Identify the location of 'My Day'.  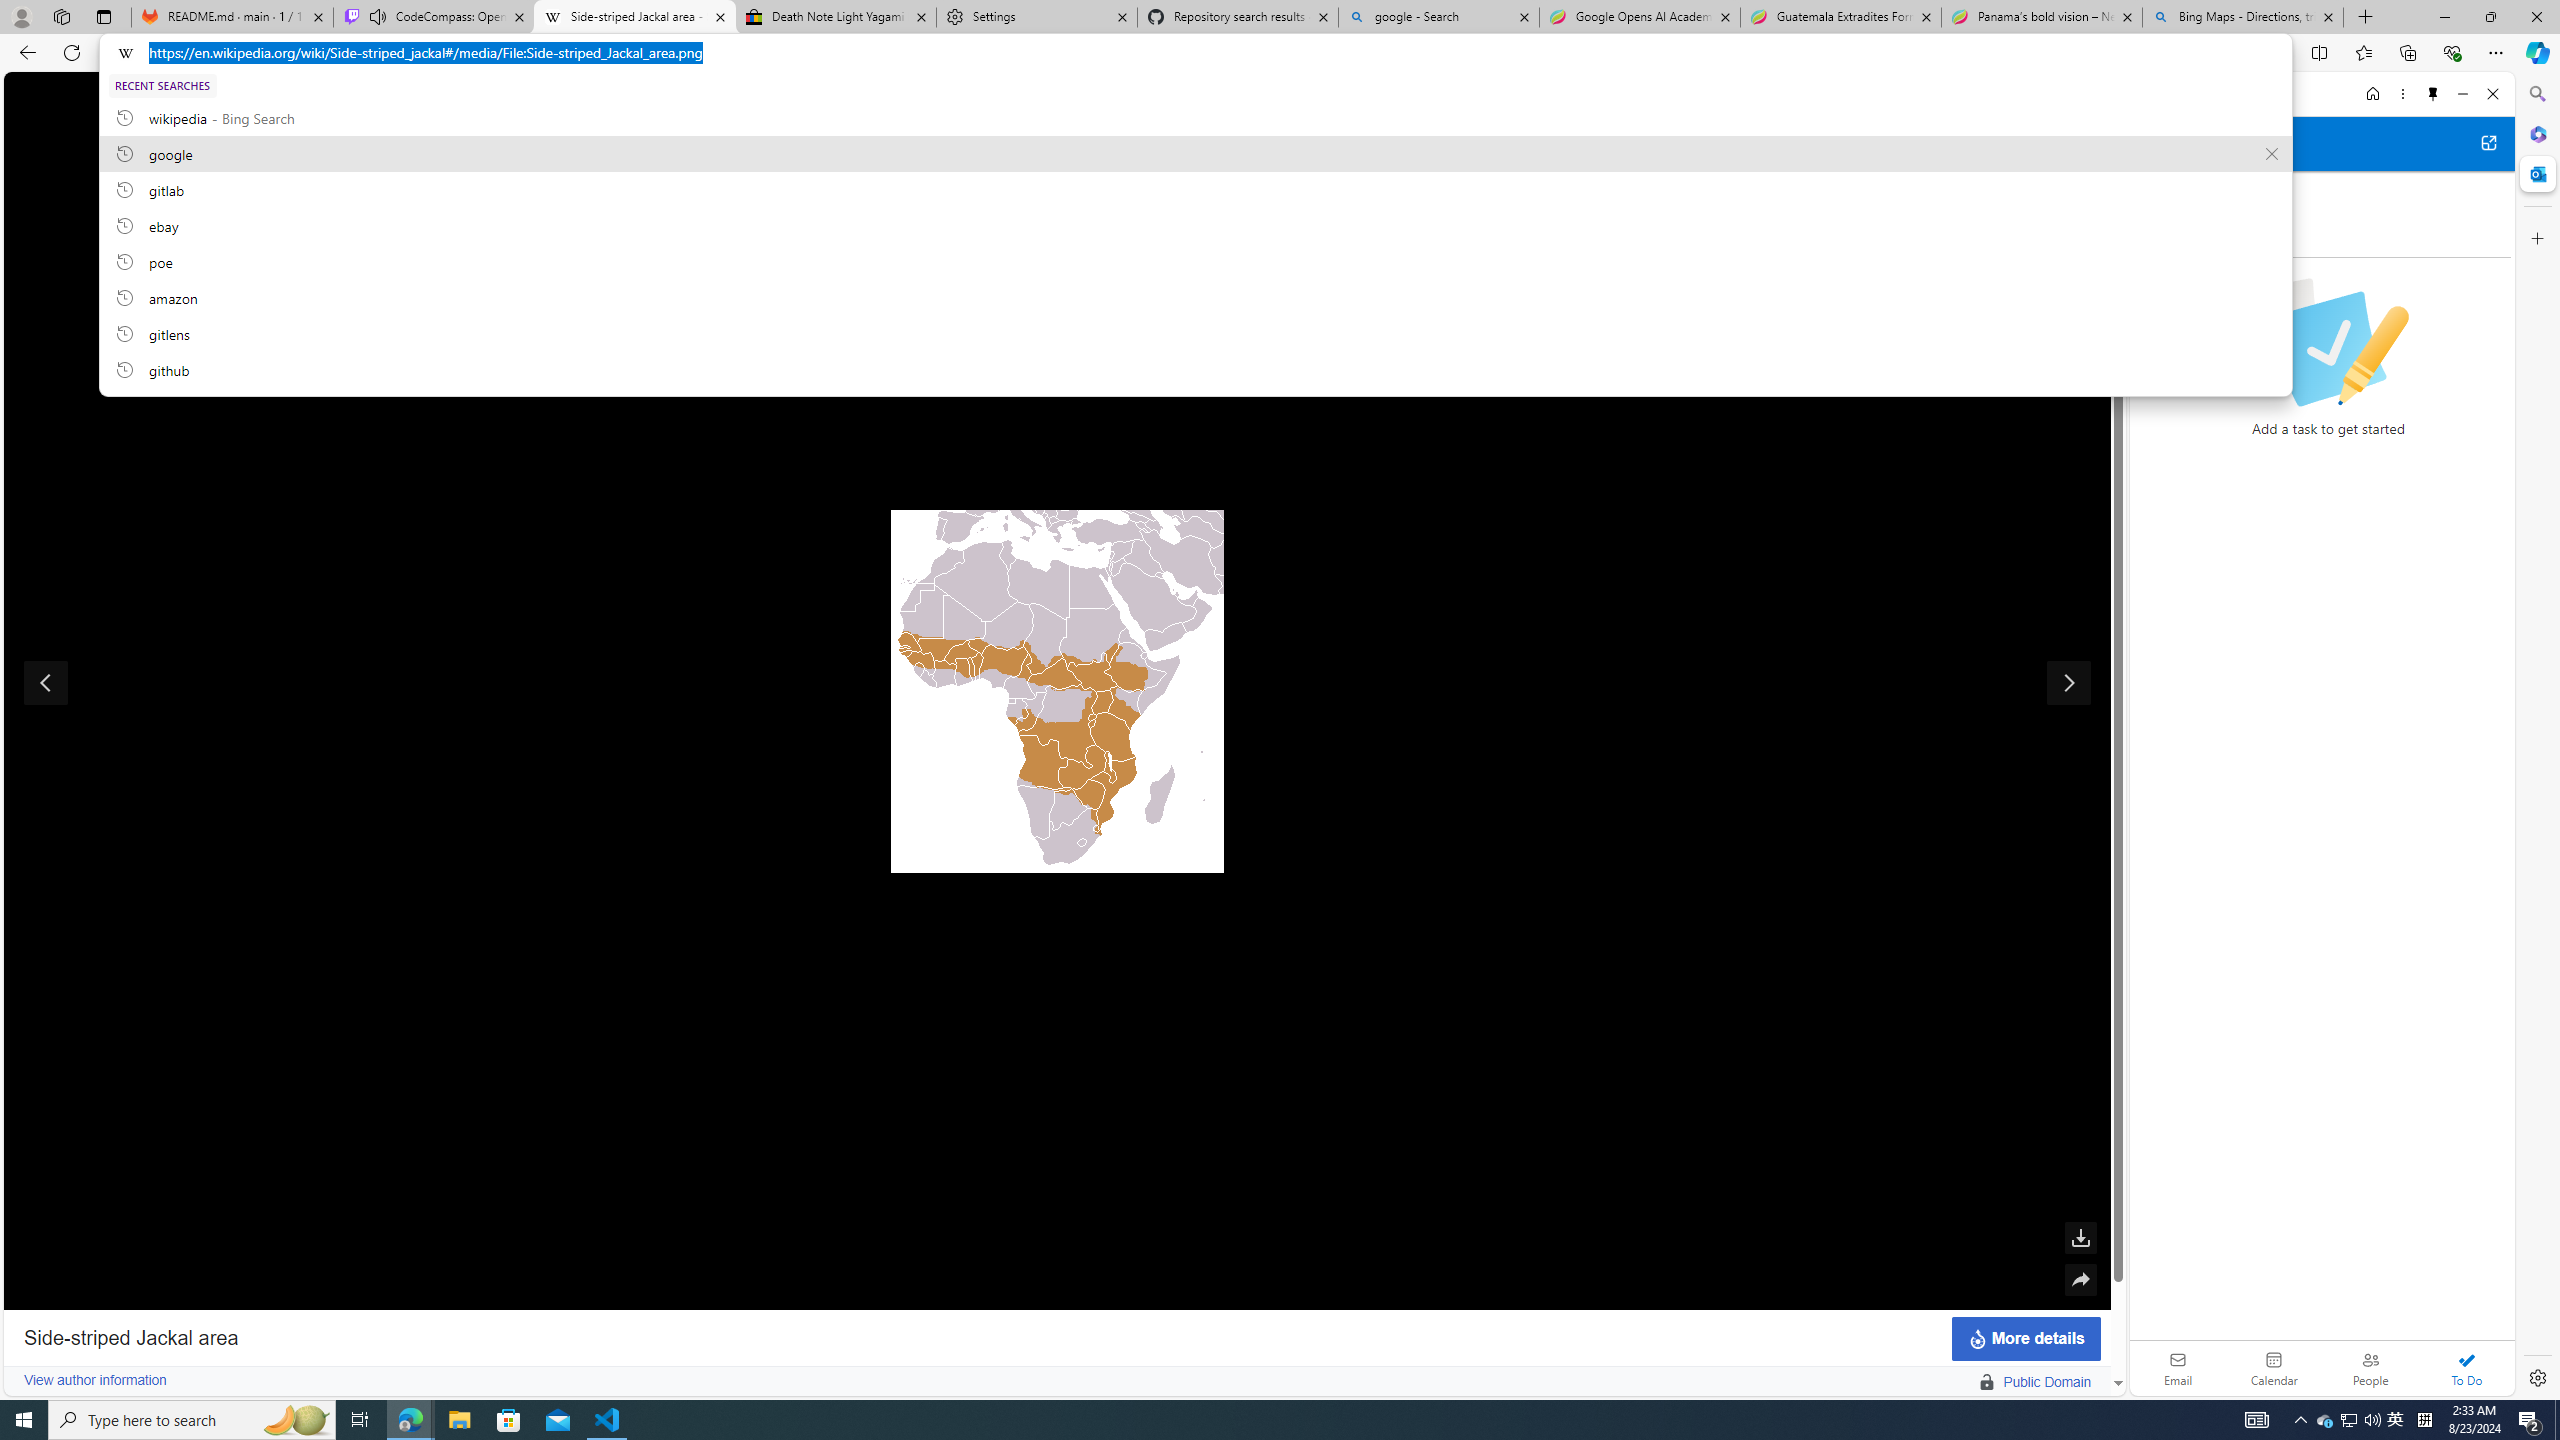
(2172, 191).